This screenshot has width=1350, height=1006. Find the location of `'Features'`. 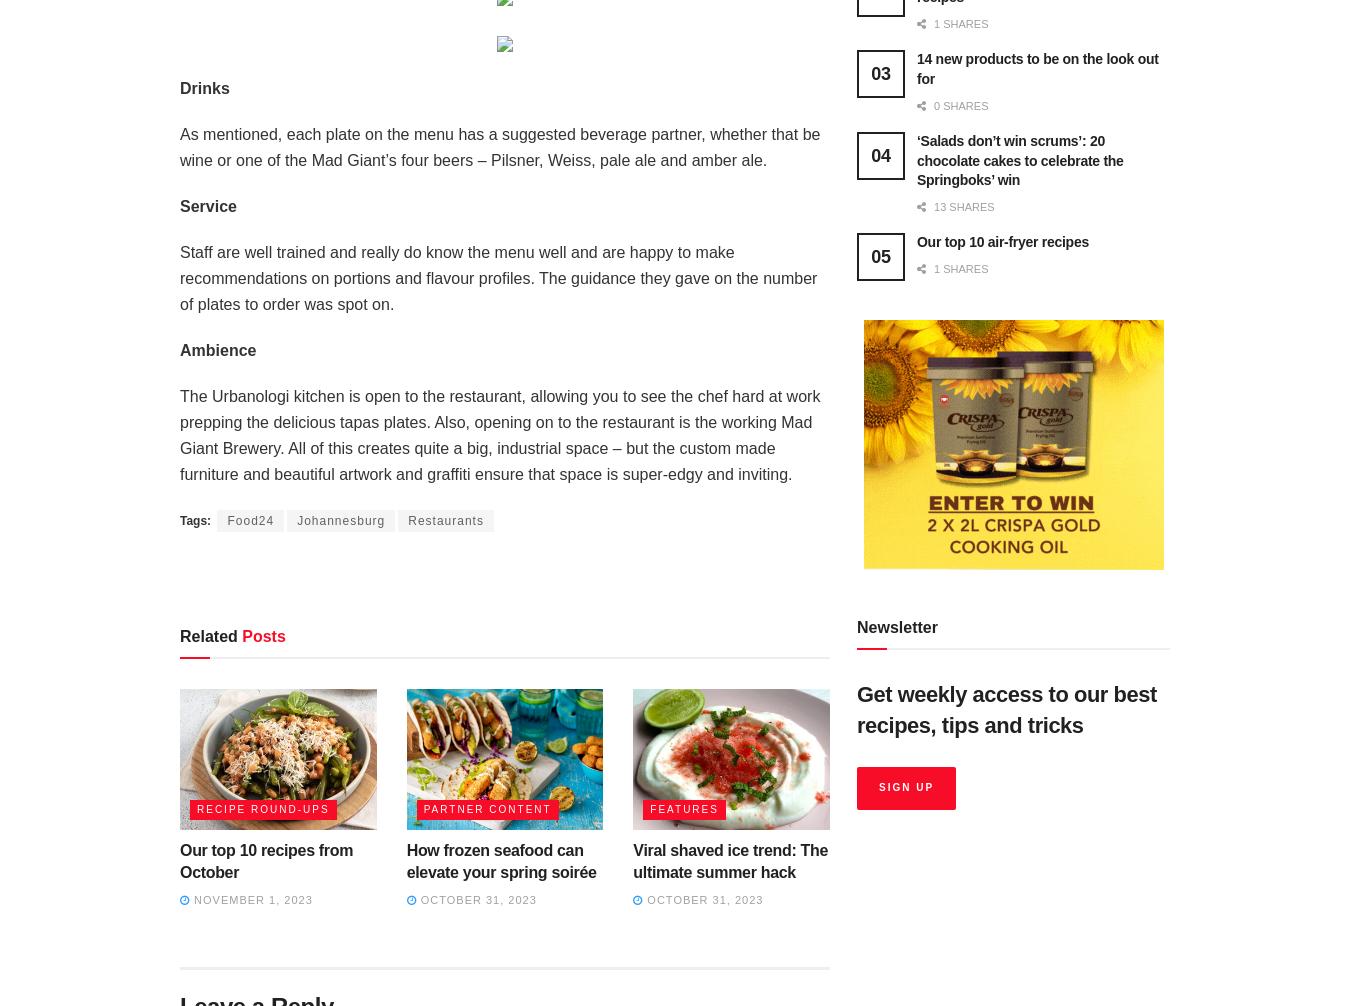

'Features' is located at coordinates (683, 807).